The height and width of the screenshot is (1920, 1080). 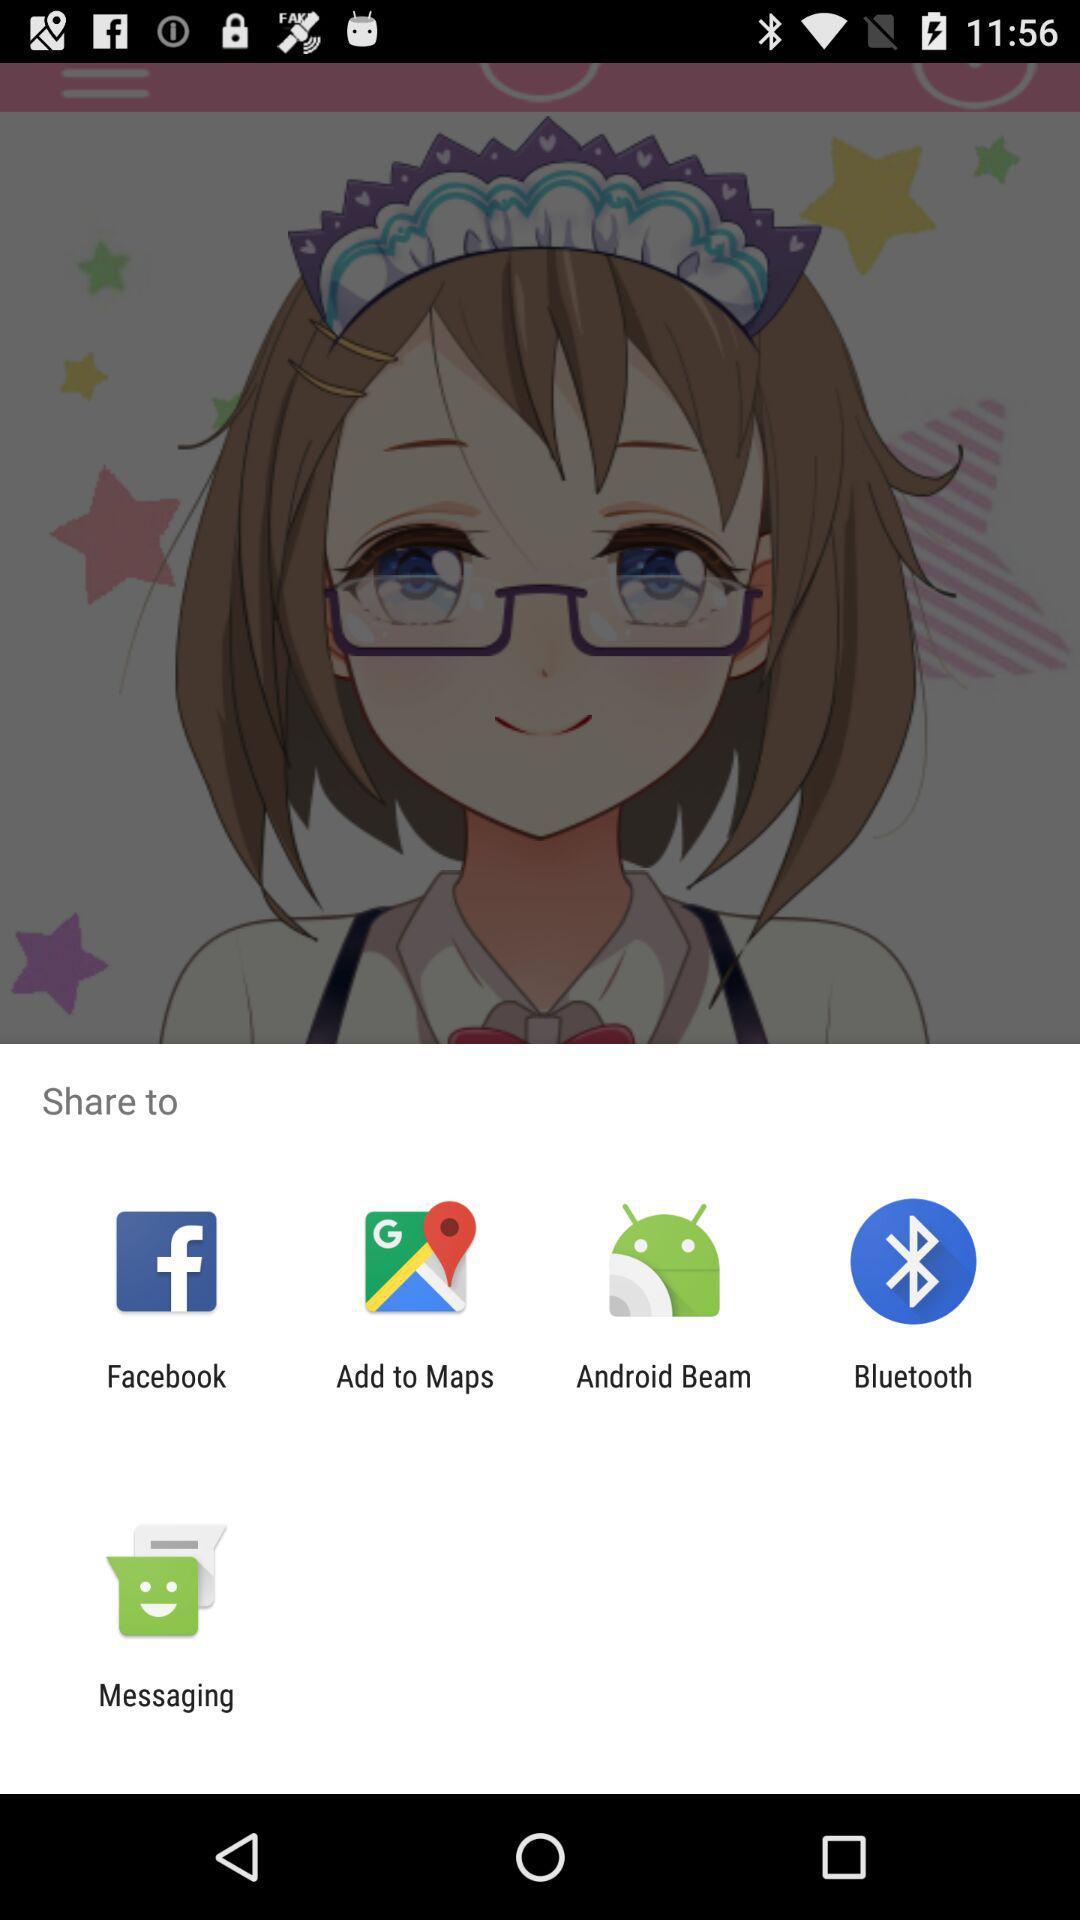 I want to click on icon to the right of the android beam app, so click(x=913, y=1392).